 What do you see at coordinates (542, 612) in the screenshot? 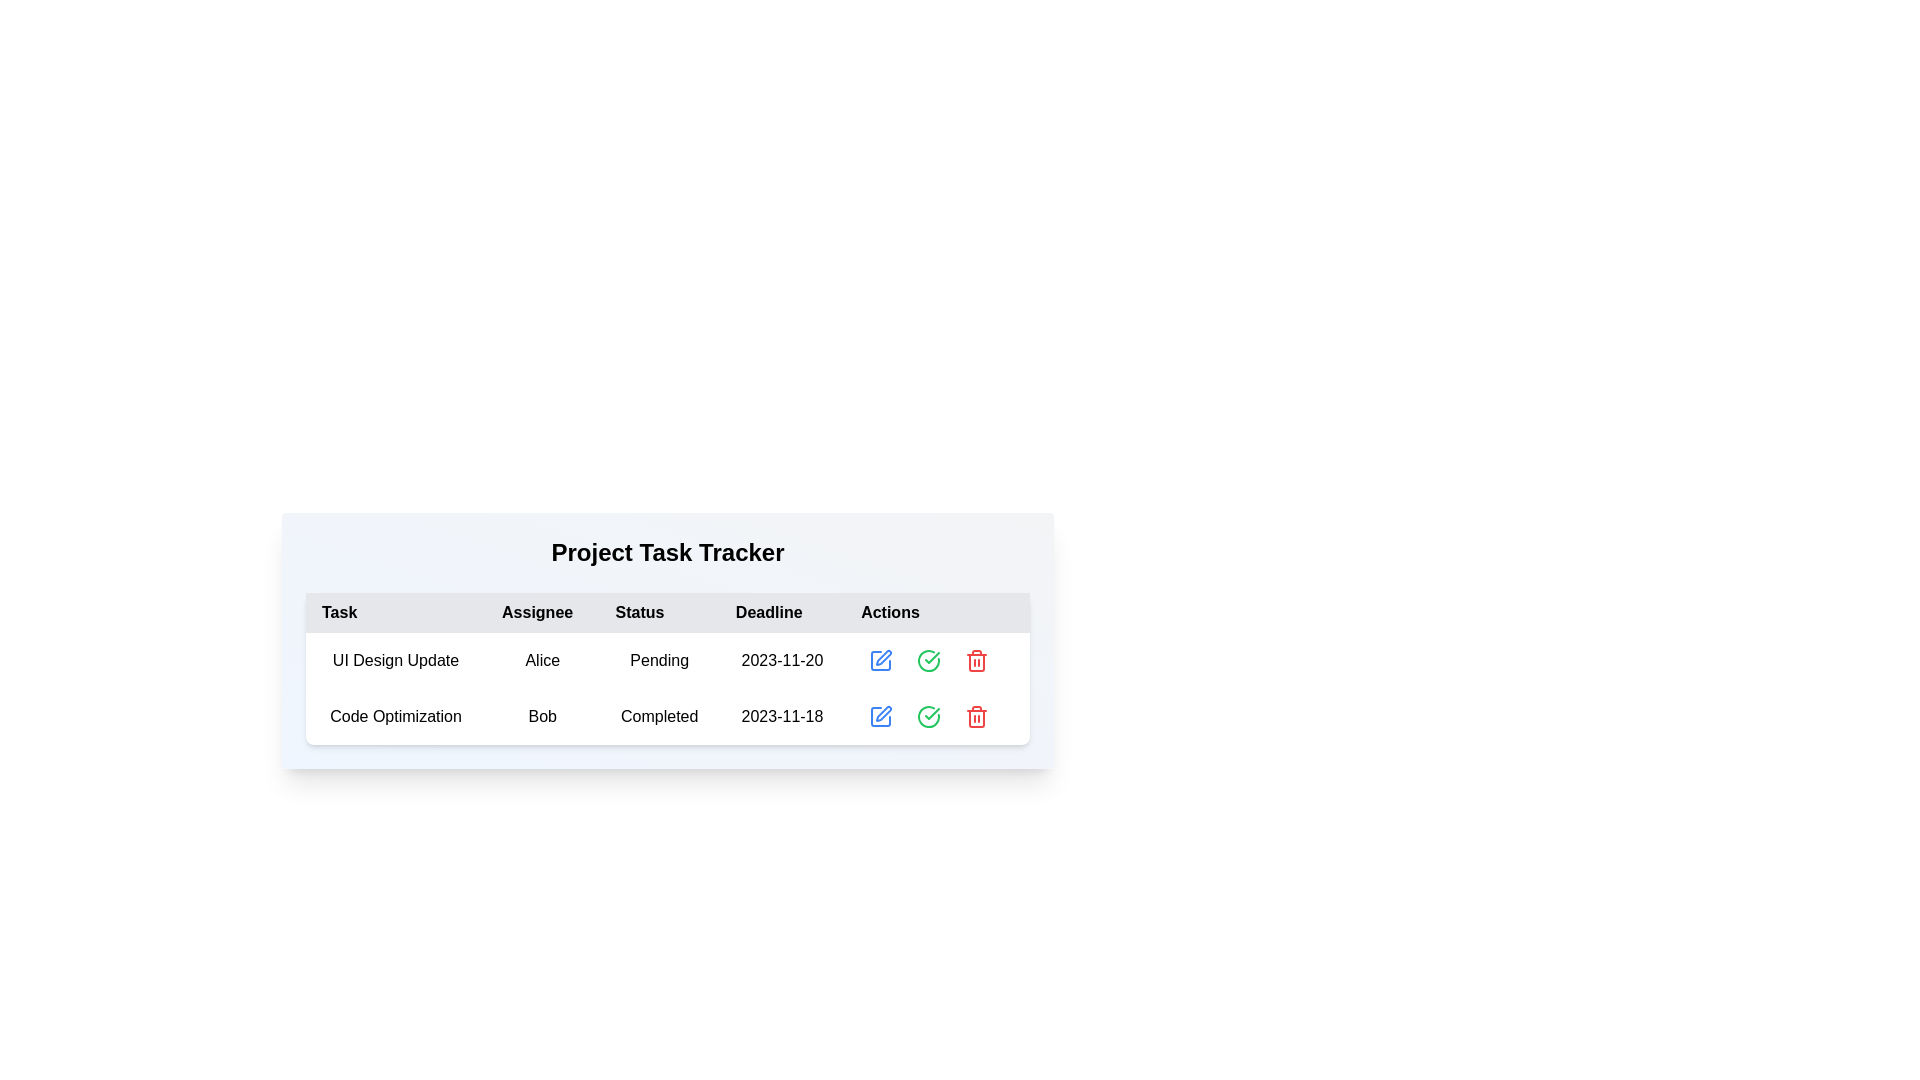
I see `the 'Assignee' table header cell, which is the second column header in a table row, styled in bold and aligned to the left` at bounding box center [542, 612].